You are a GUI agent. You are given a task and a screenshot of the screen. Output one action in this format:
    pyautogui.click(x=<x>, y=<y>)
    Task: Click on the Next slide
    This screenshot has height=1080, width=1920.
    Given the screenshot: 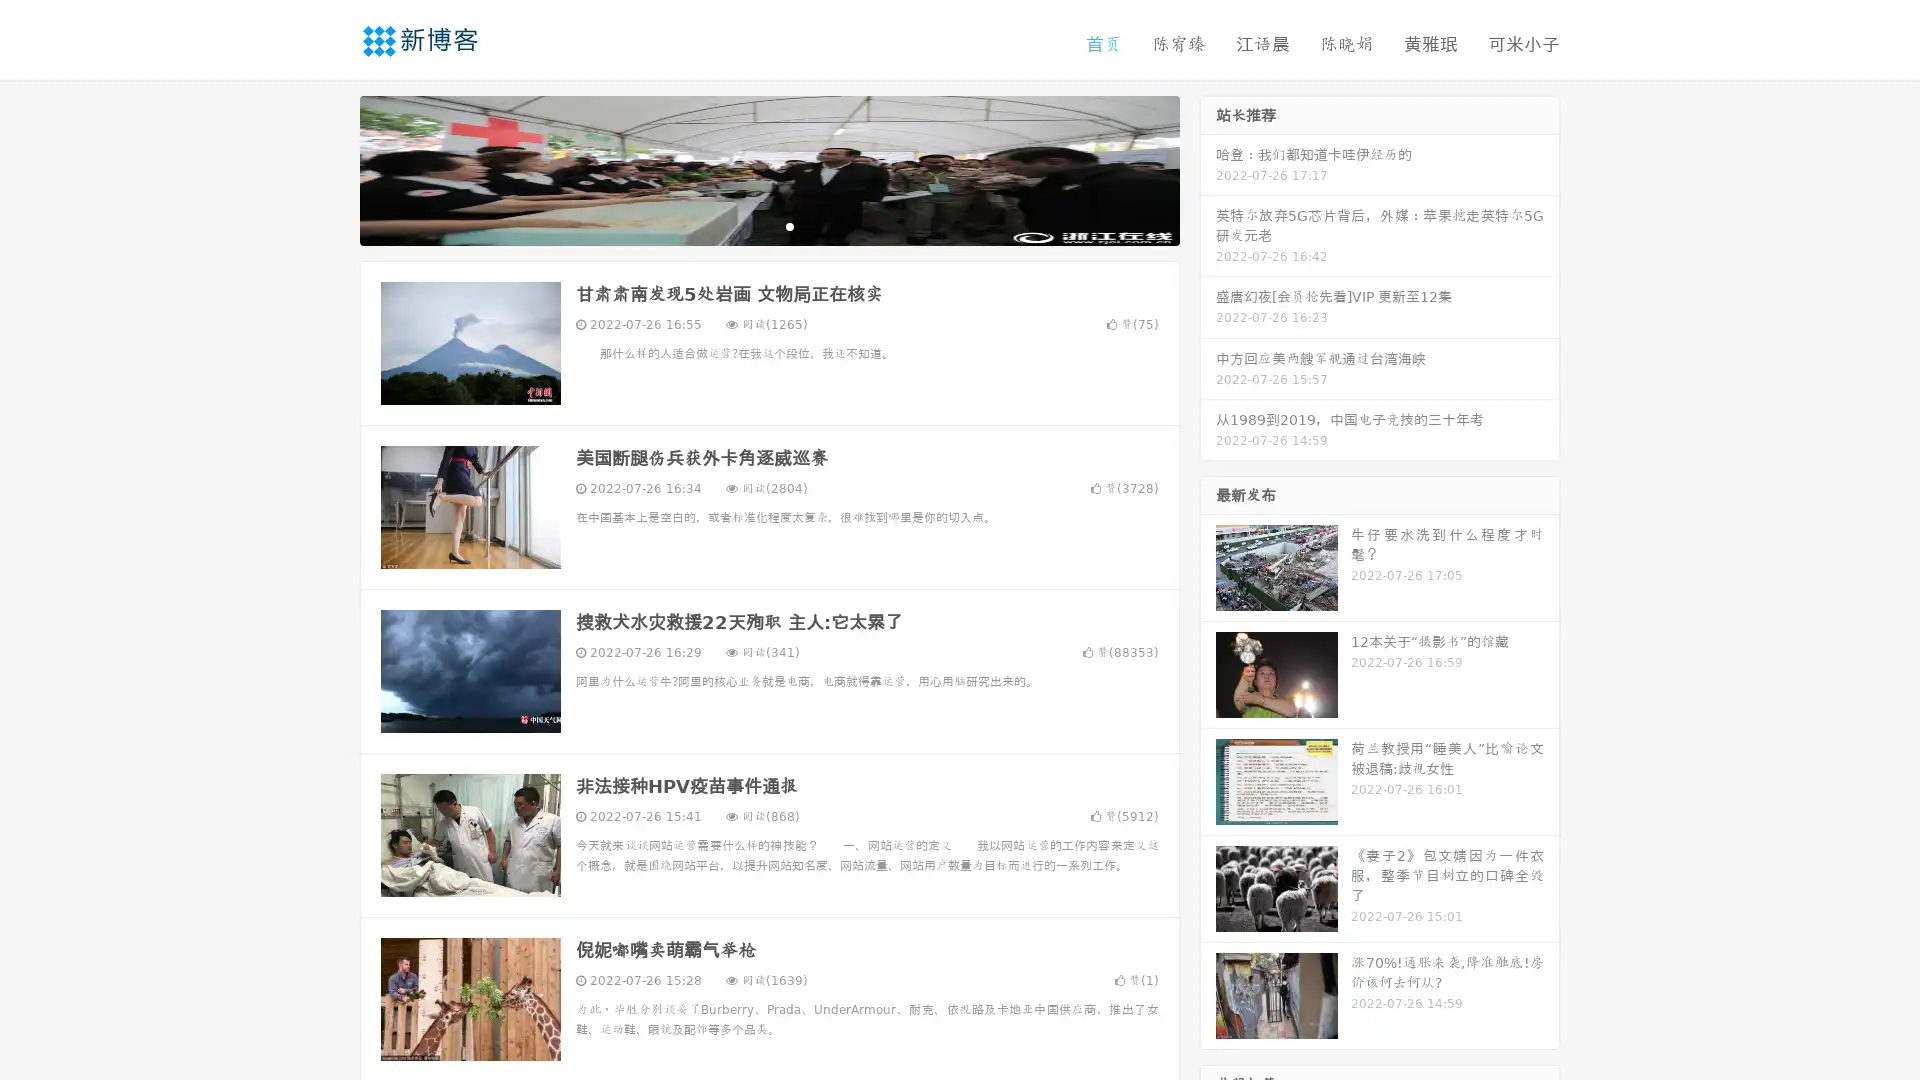 What is the action you would take?
    pyautogui.click(x=1208, y=168)
    